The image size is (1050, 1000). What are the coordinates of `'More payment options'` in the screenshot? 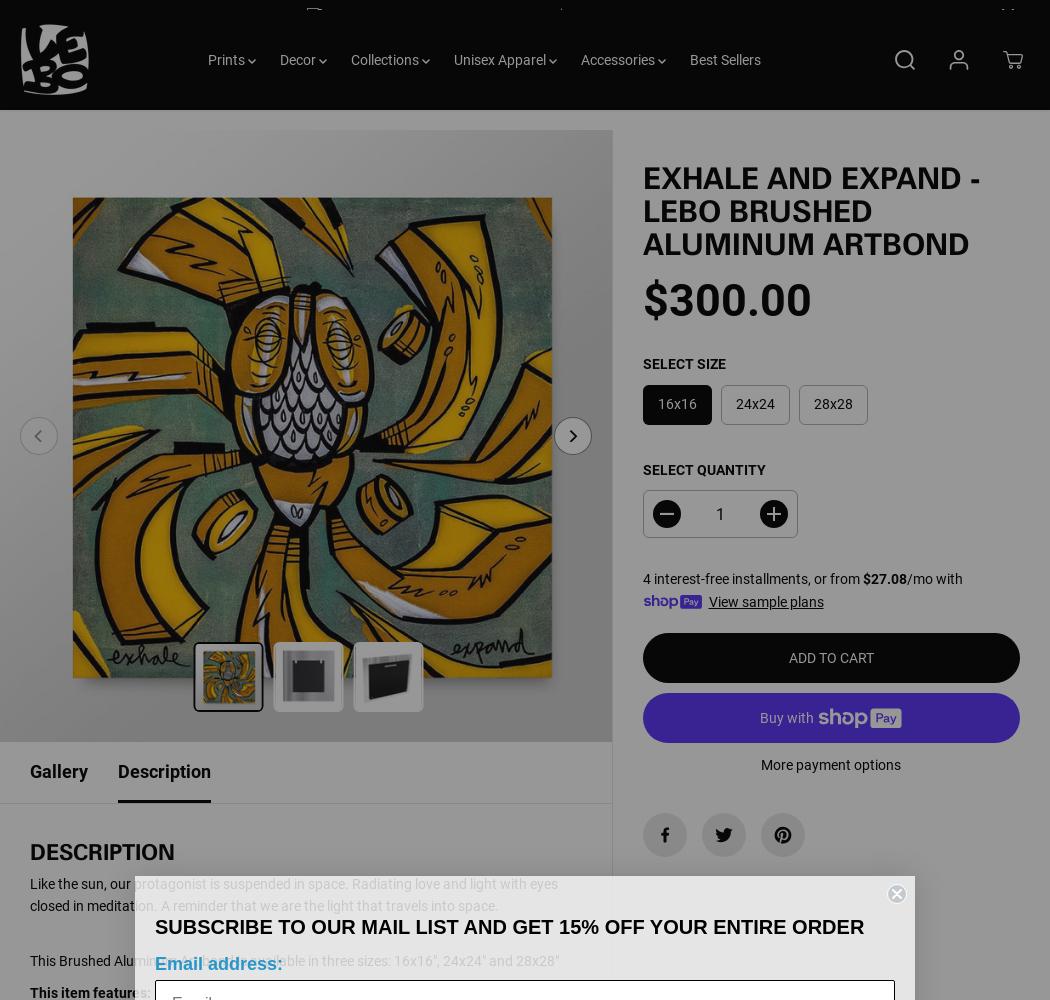 It's located at (830, 764).